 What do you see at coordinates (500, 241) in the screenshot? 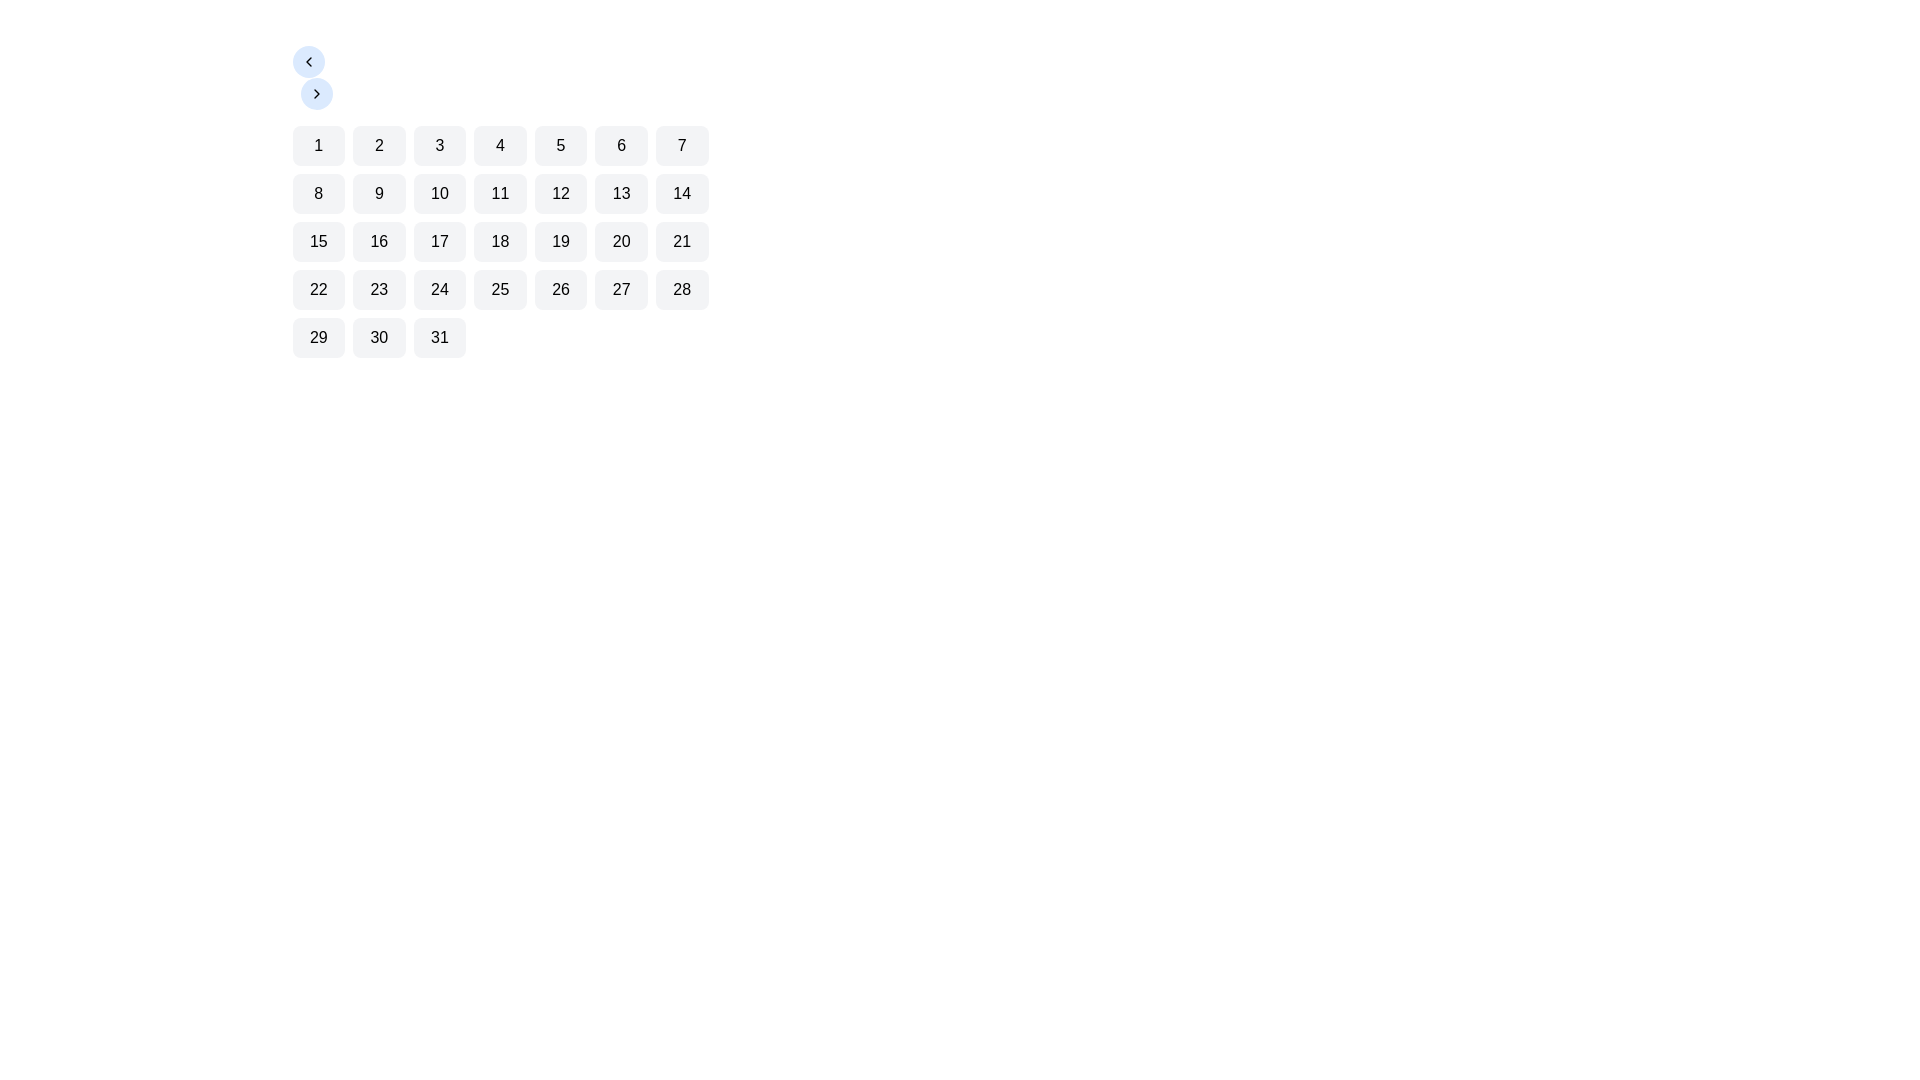
I see `the button displaying the number '18' with a light gray background located in the fourth column of the third row` at bounding box center [500, 241].